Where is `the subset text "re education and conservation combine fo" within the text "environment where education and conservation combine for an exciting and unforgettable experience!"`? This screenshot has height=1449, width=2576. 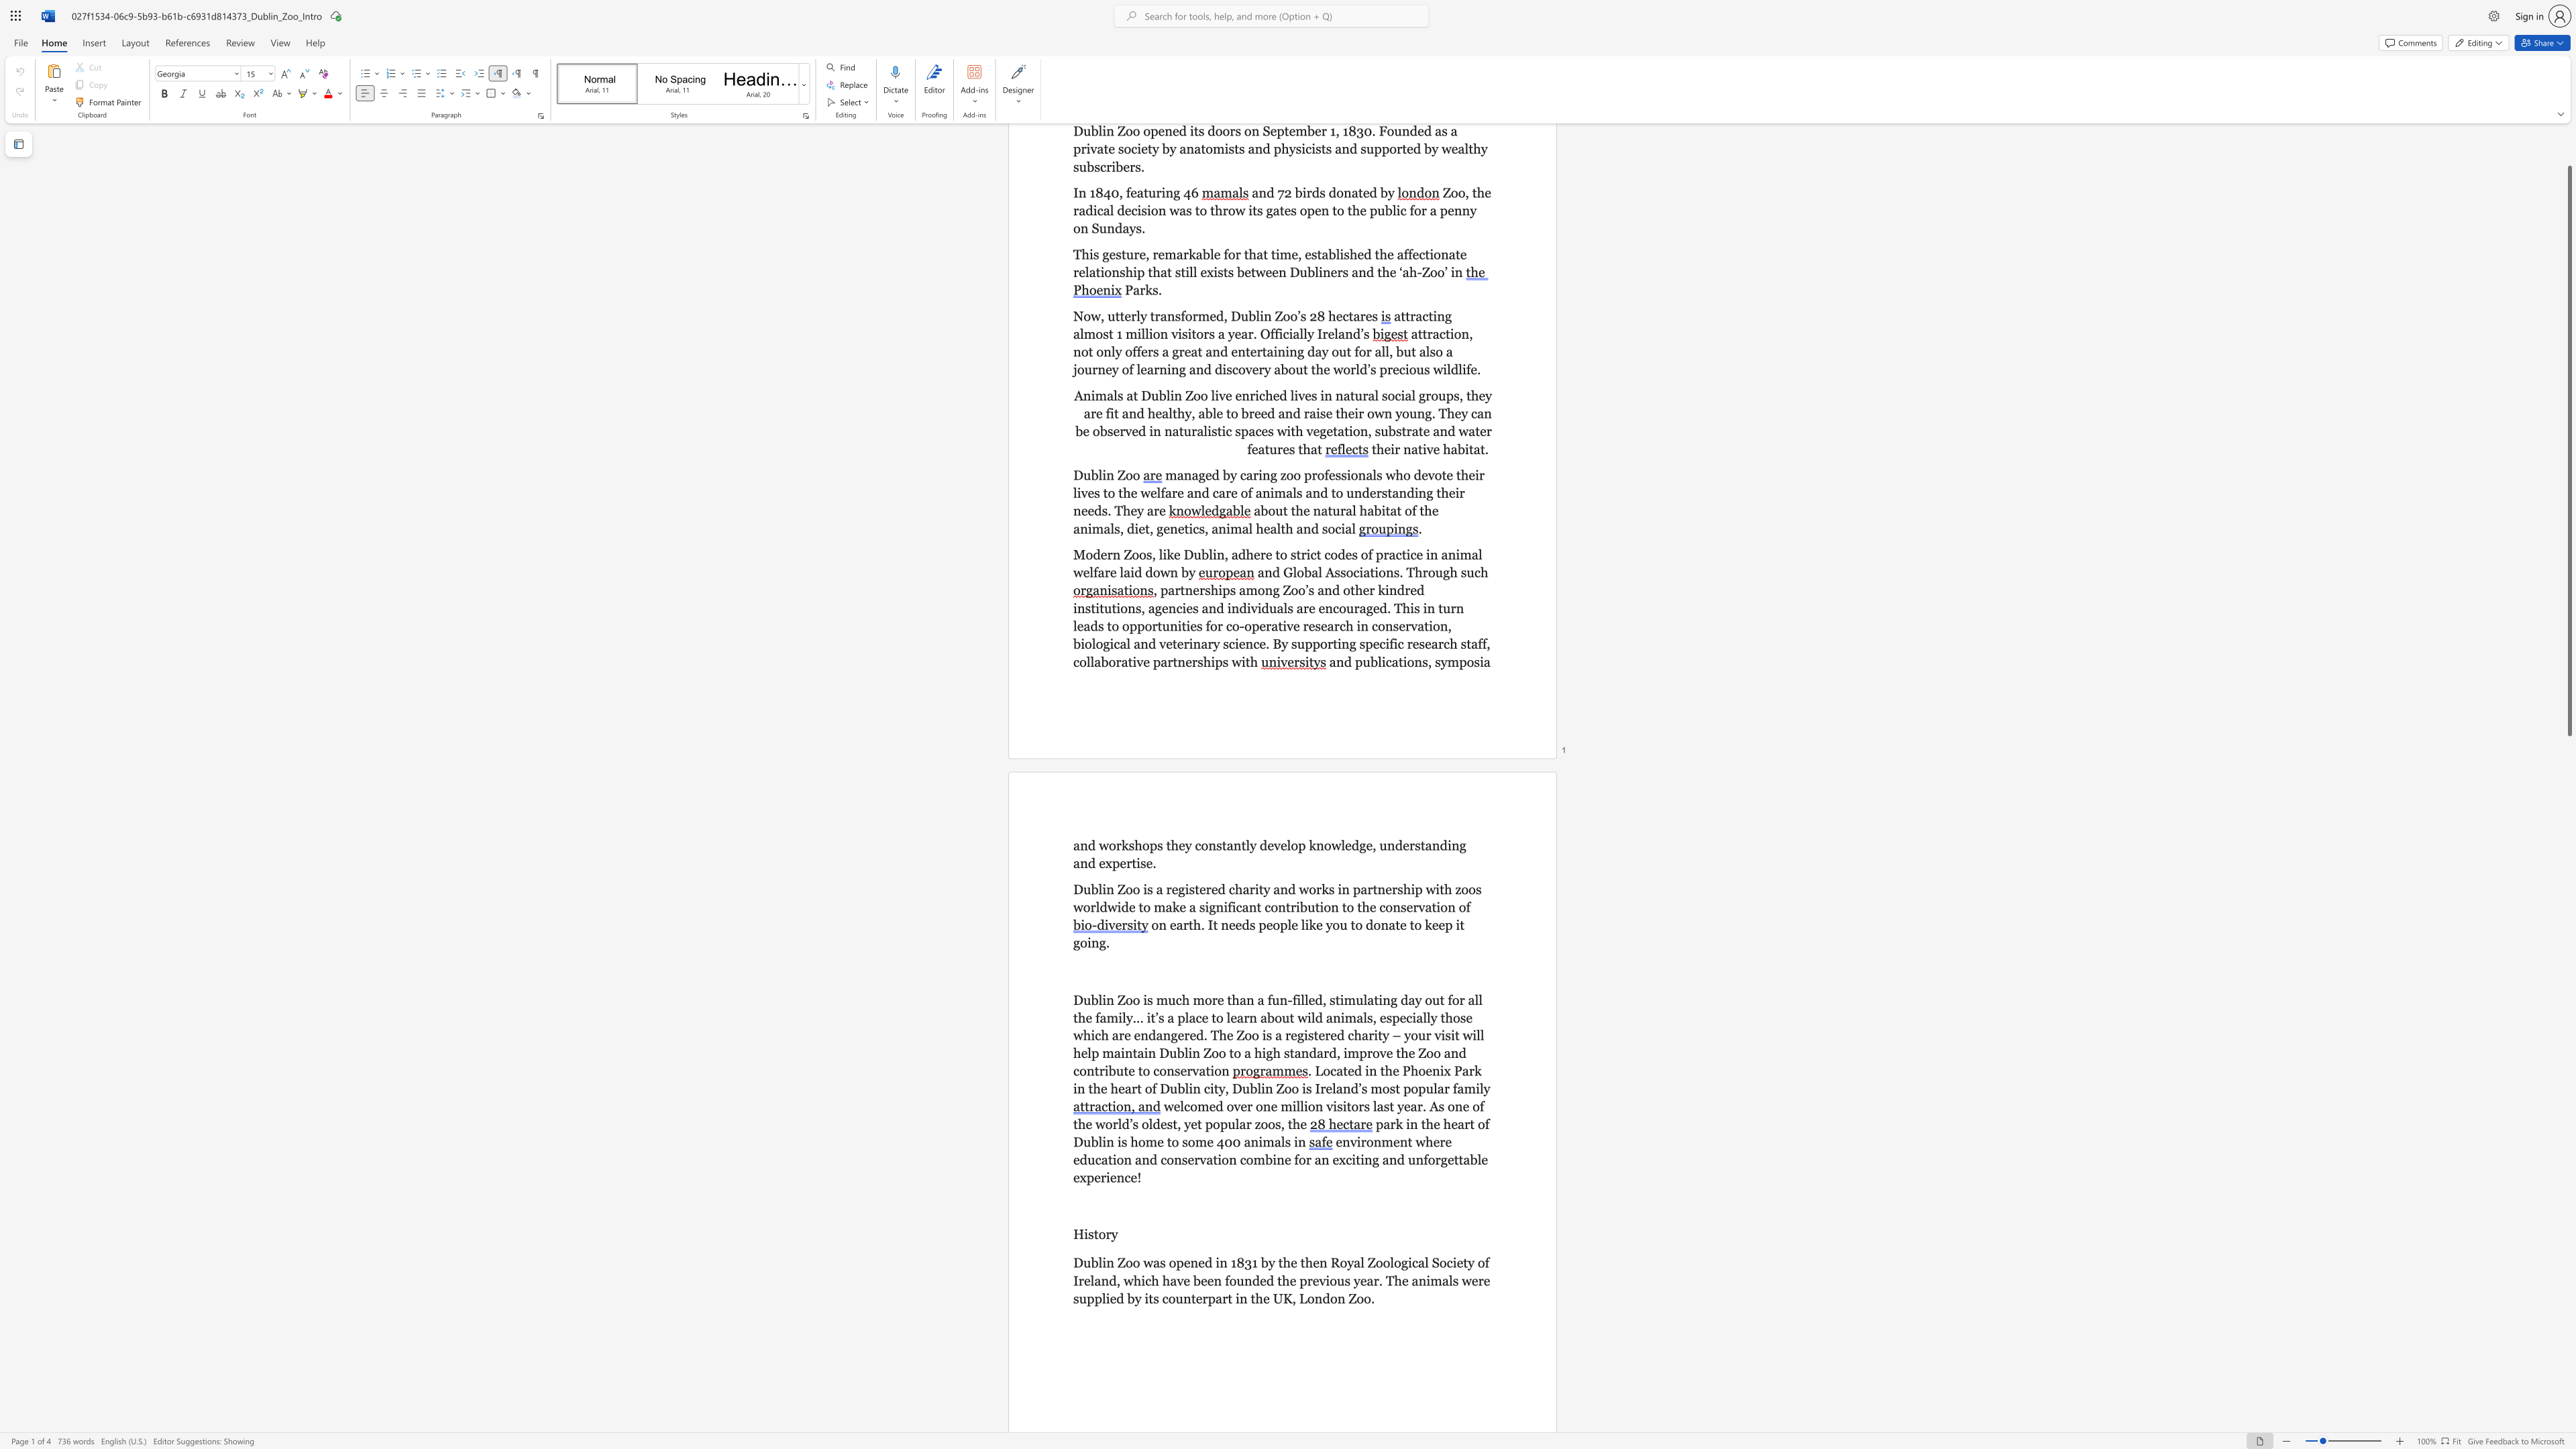 the subset text "re education and conservation combine fo" within the text "environment where education and conservation combine for an exciting and unforgettable experience!" is located at coordinates (1439, 1141).